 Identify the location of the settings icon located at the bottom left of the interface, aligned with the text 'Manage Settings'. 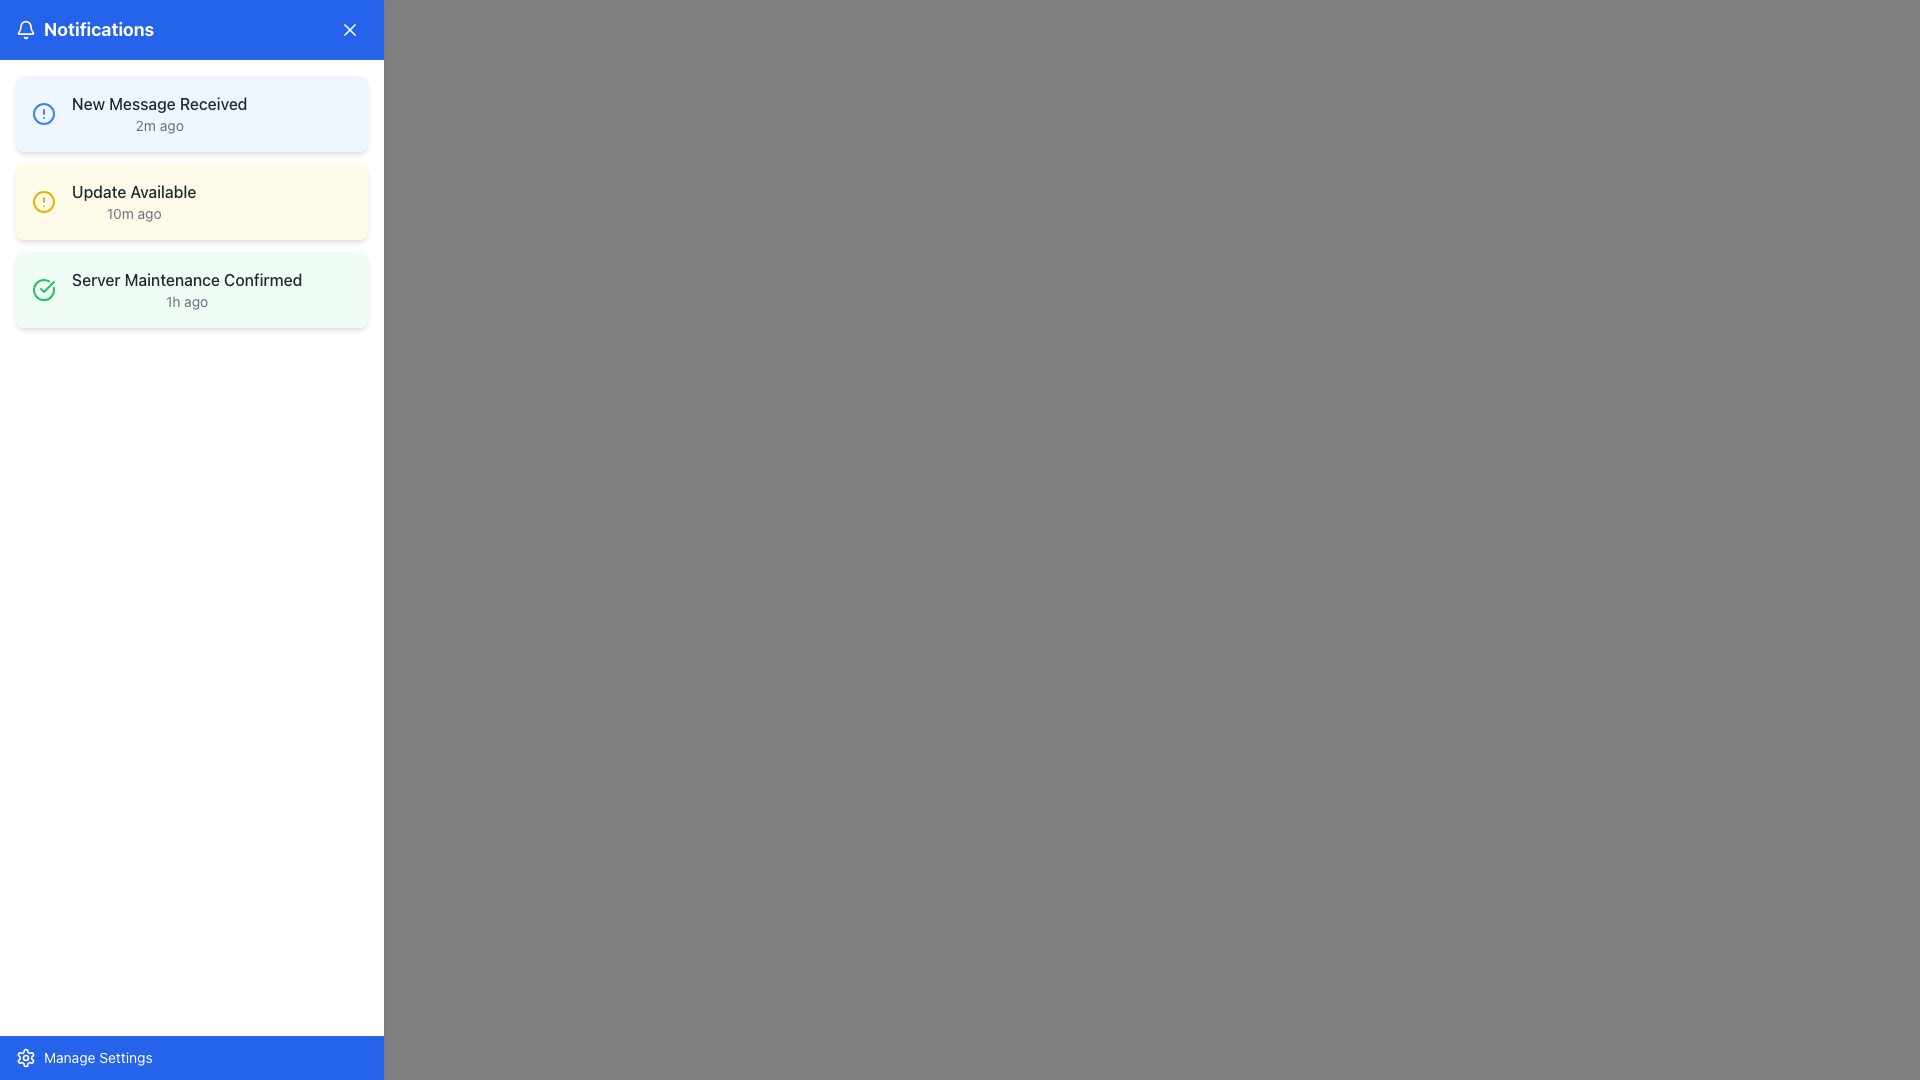
(25, 1056).